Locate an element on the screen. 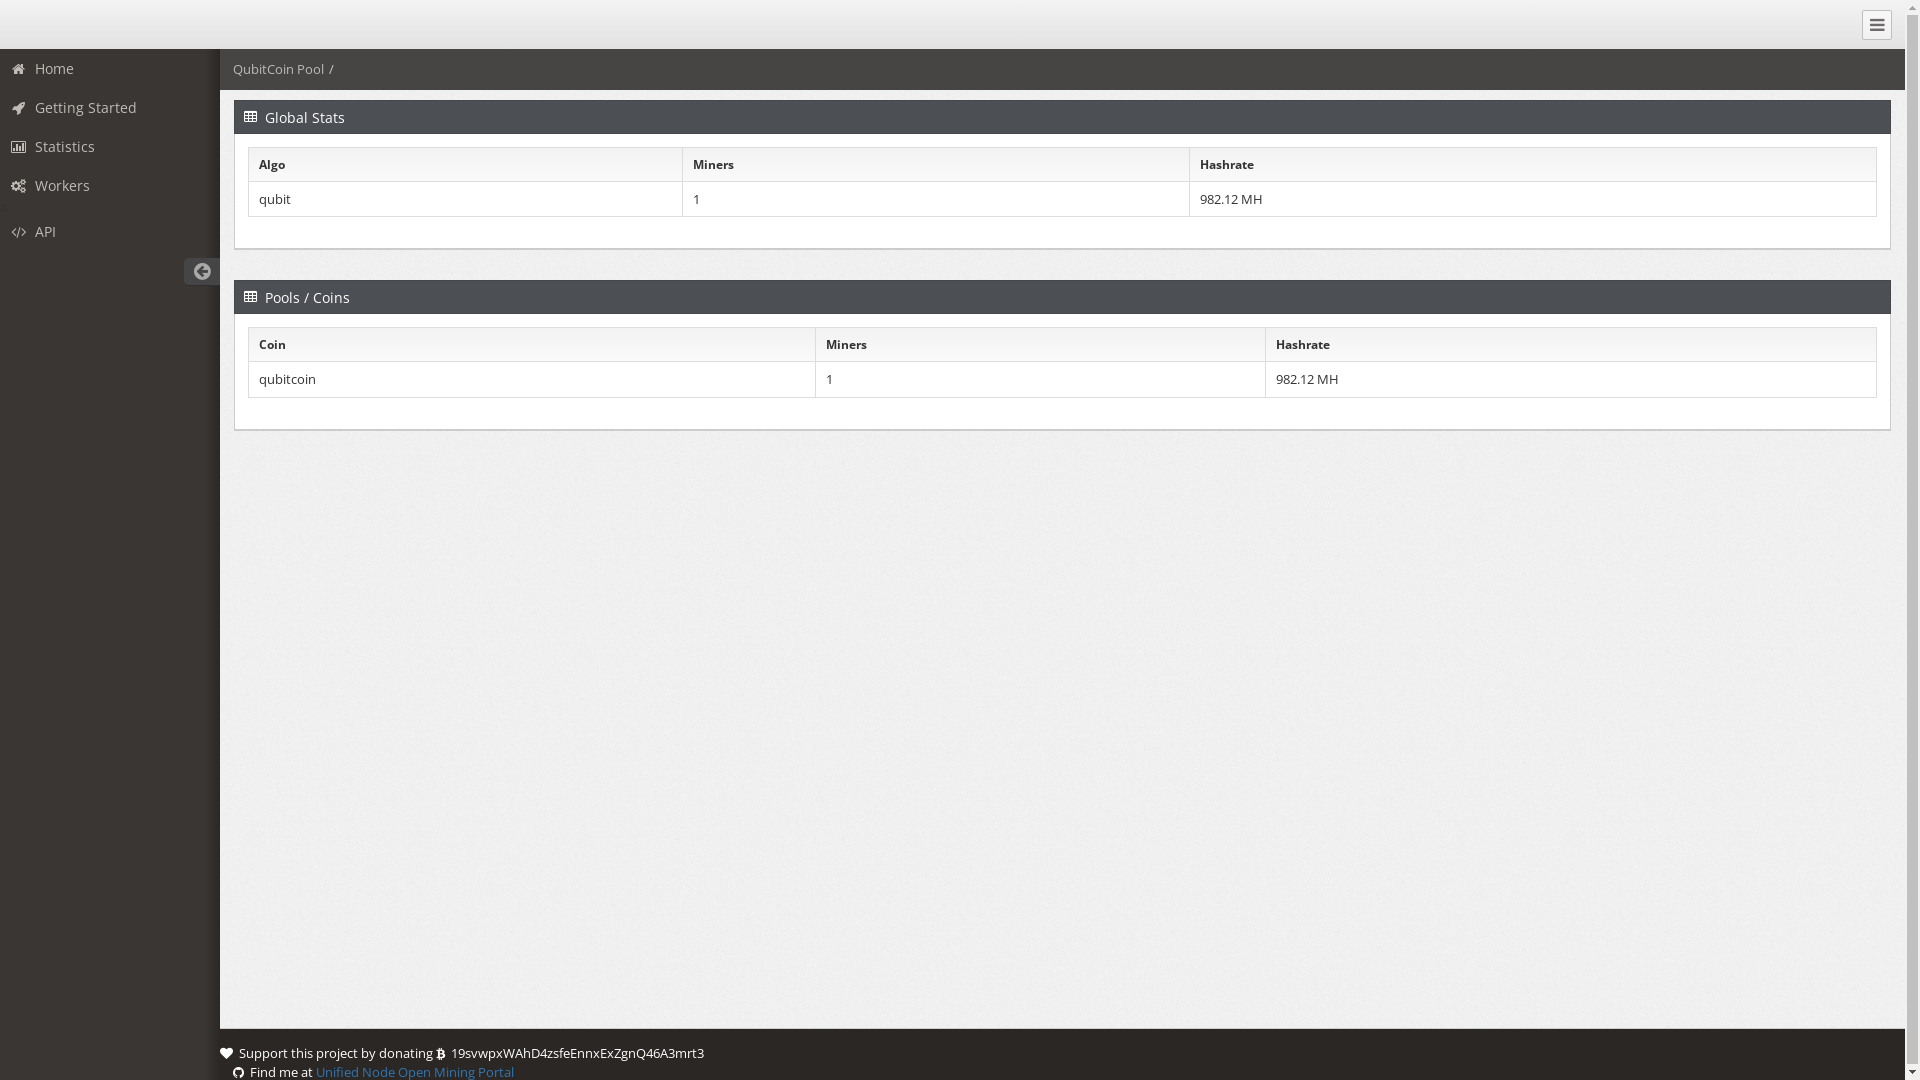  'Collapse Menu' is located at coordinates (1875, 24).